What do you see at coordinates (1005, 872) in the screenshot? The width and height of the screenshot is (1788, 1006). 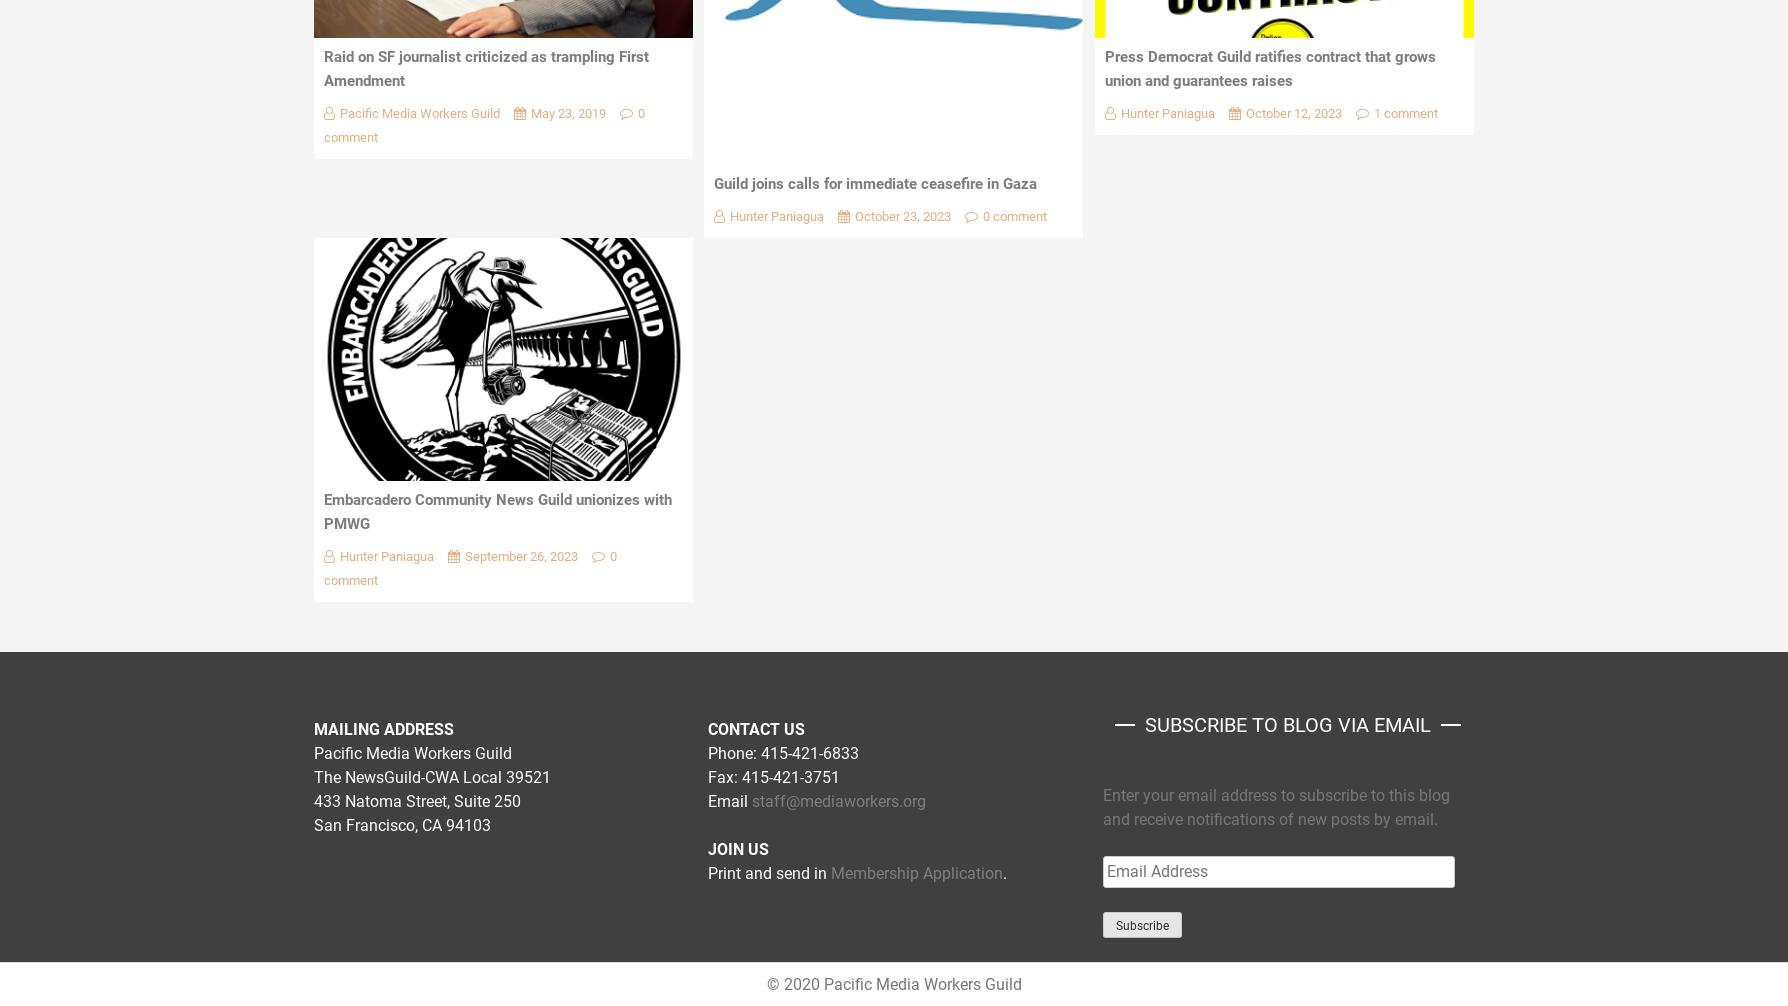 I see `'.'` at bounding box center [1005, 872].